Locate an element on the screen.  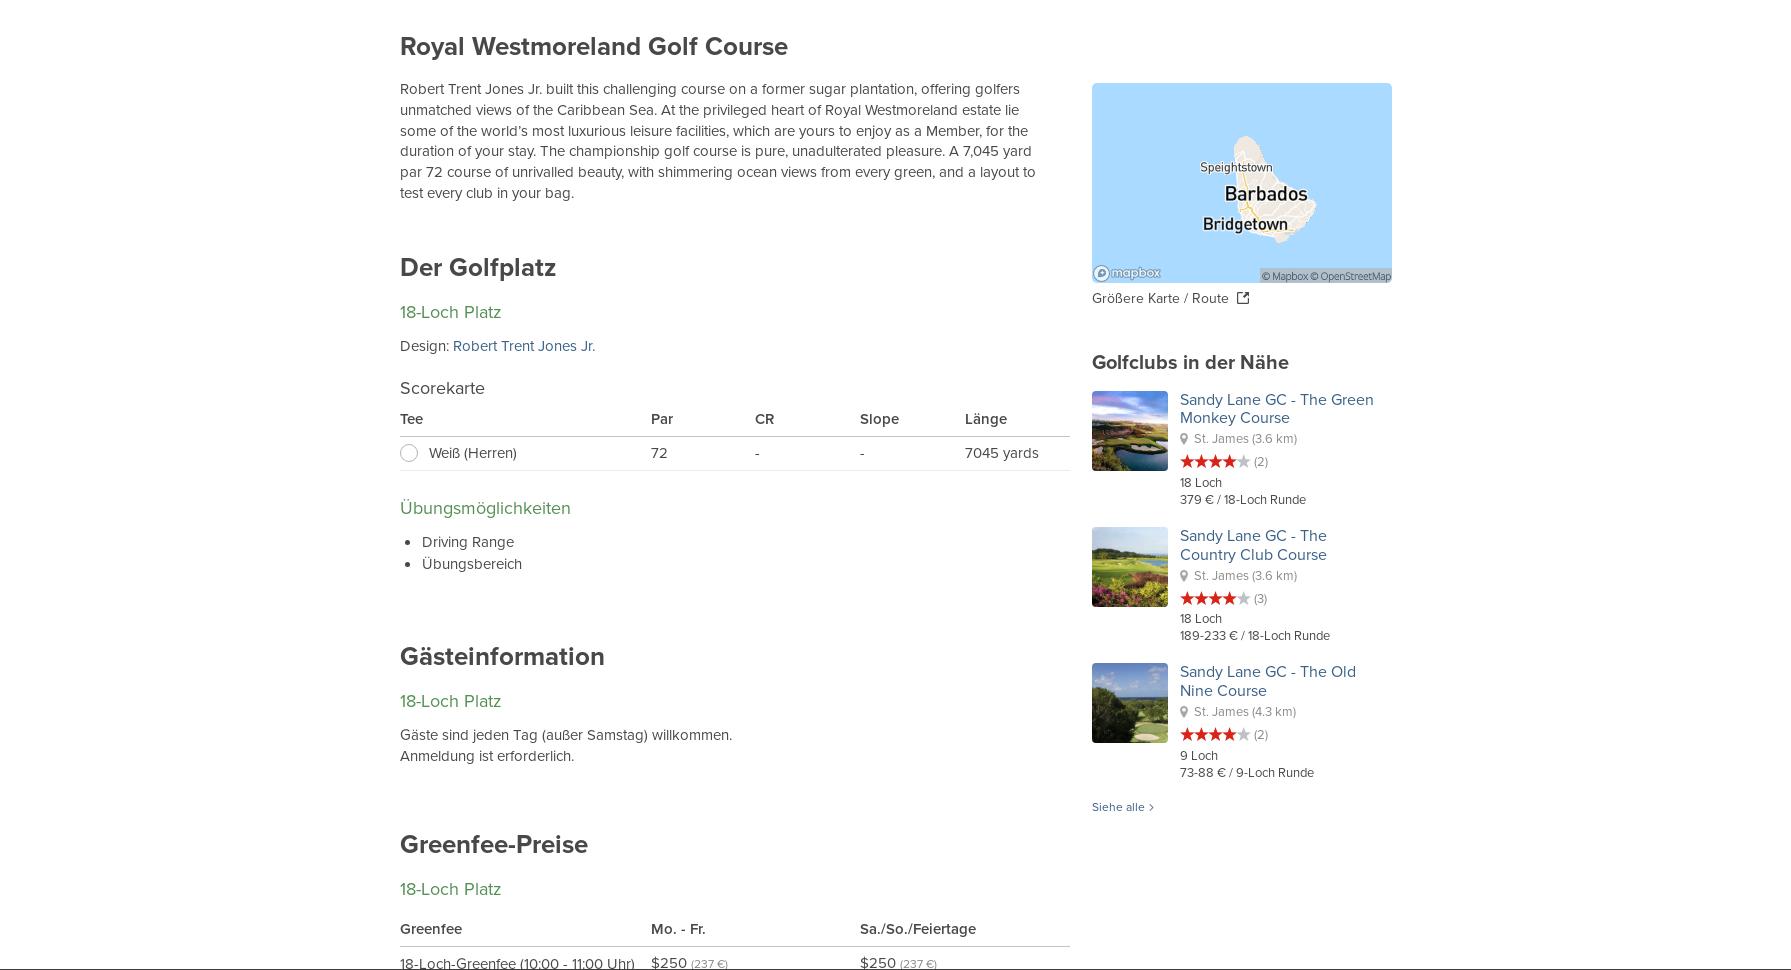
'Slope' is located at coordinates (879, 419).